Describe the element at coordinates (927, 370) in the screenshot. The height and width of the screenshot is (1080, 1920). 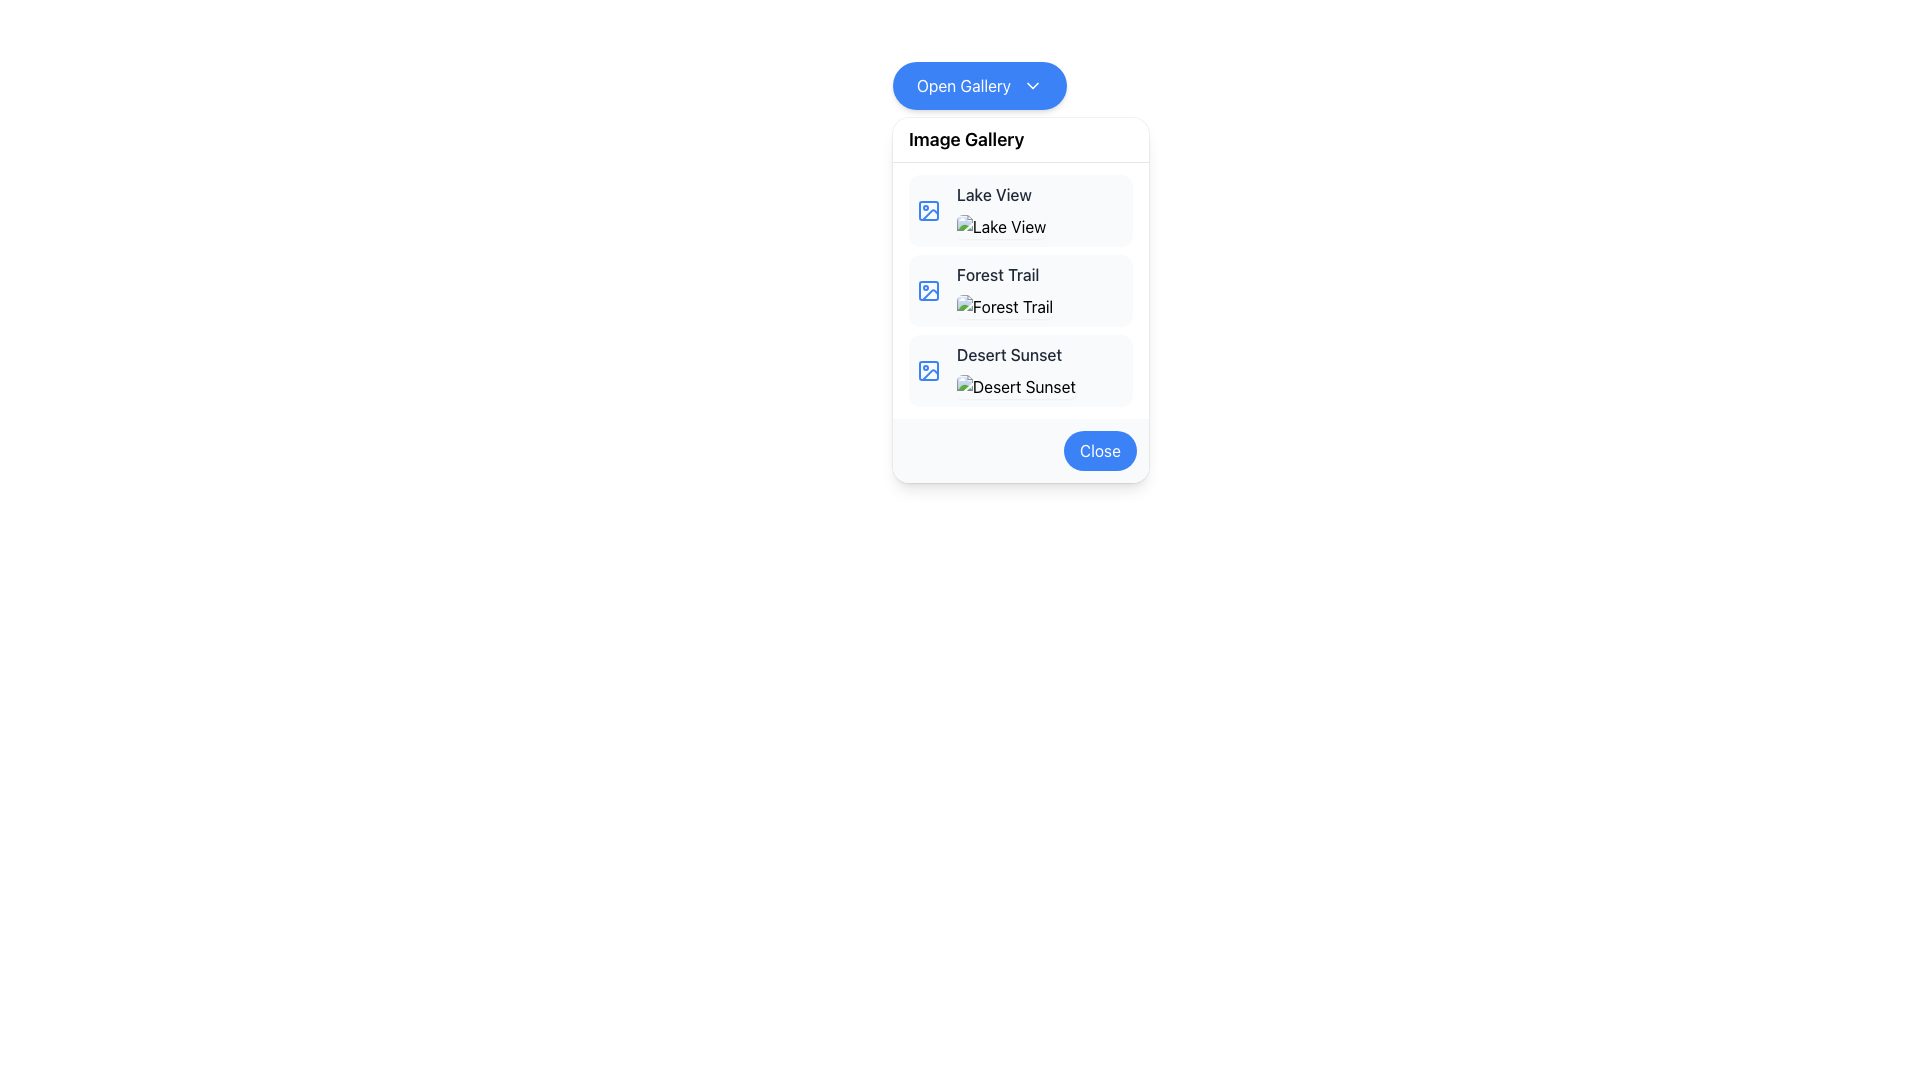
I see `the icon for the image file associated with the gallery item 'Desert Sunset', which is located in the third row of the gallery list, to the left of the text 'Desert Sunset'` at that location.